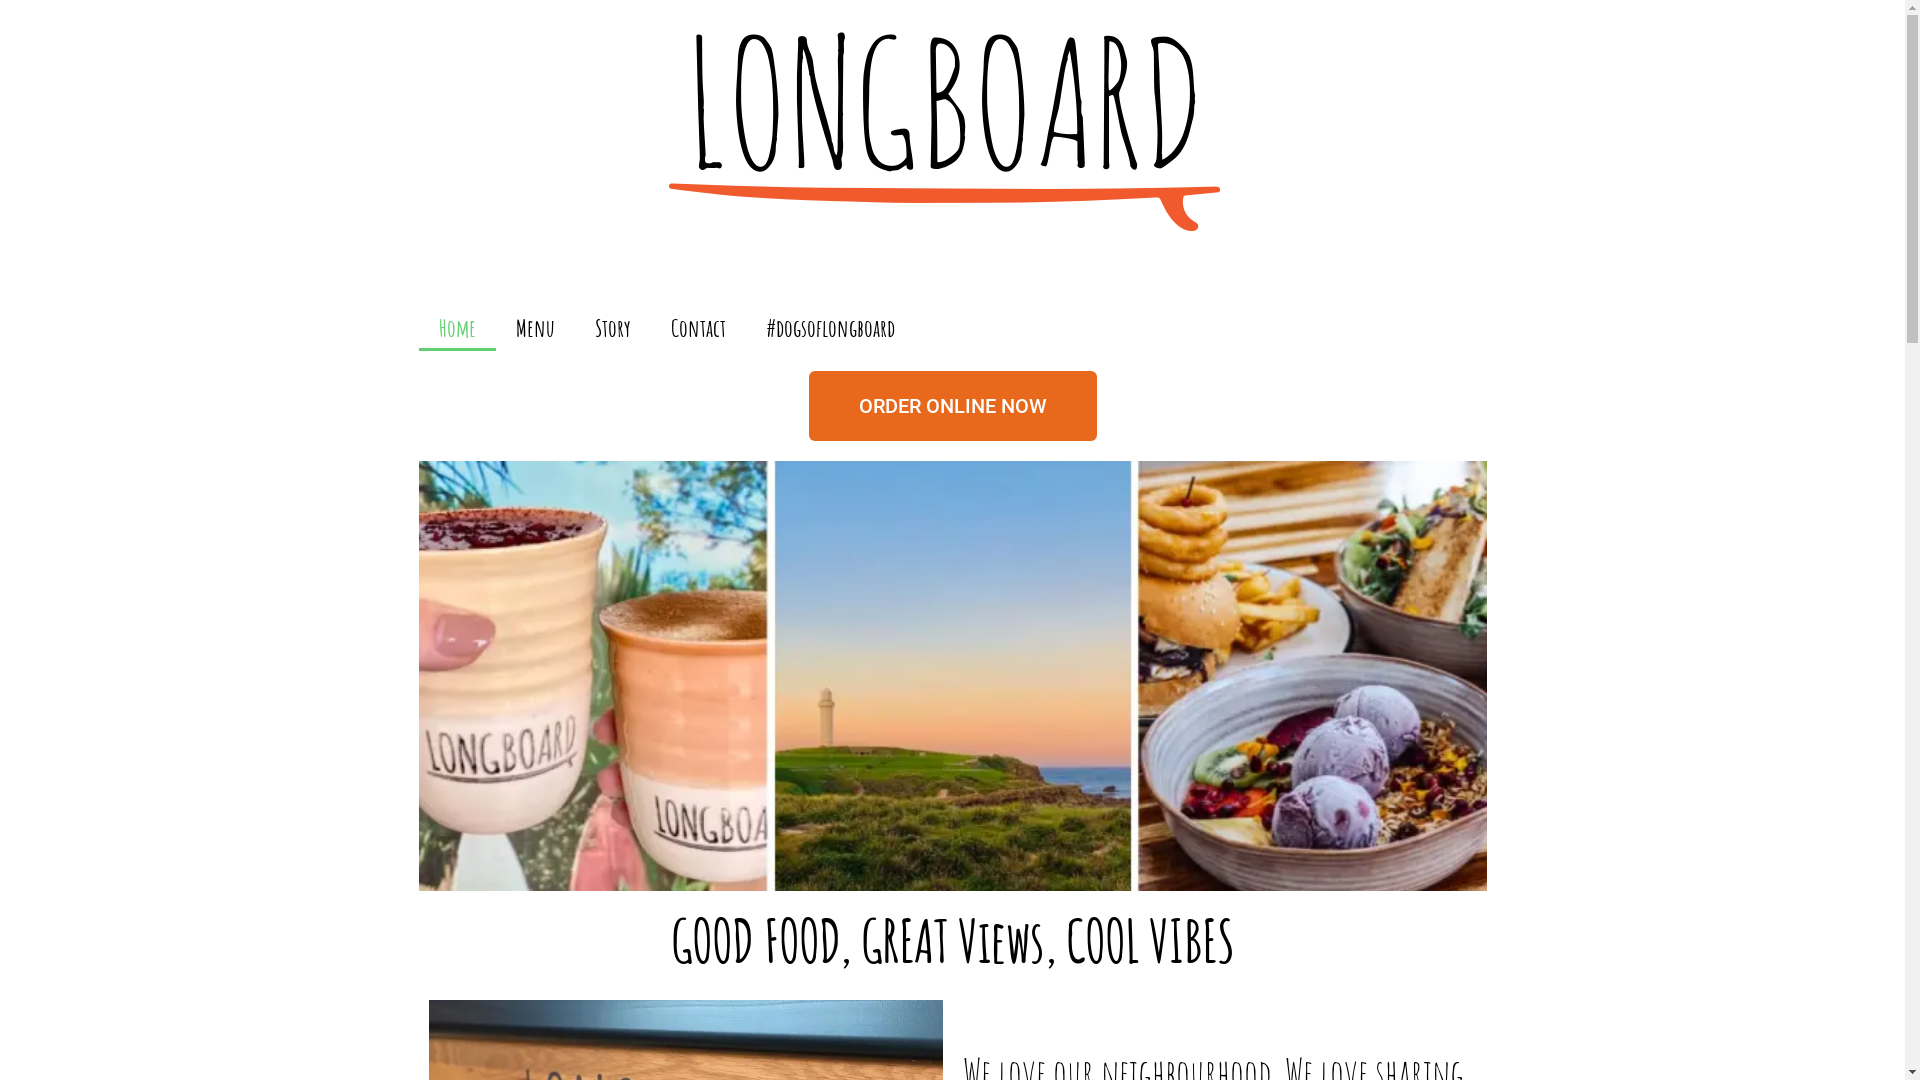 This screenshot has width=1920, height=1080. I want to click on 'ORDER ONLINE NOW', so click(950, 405).